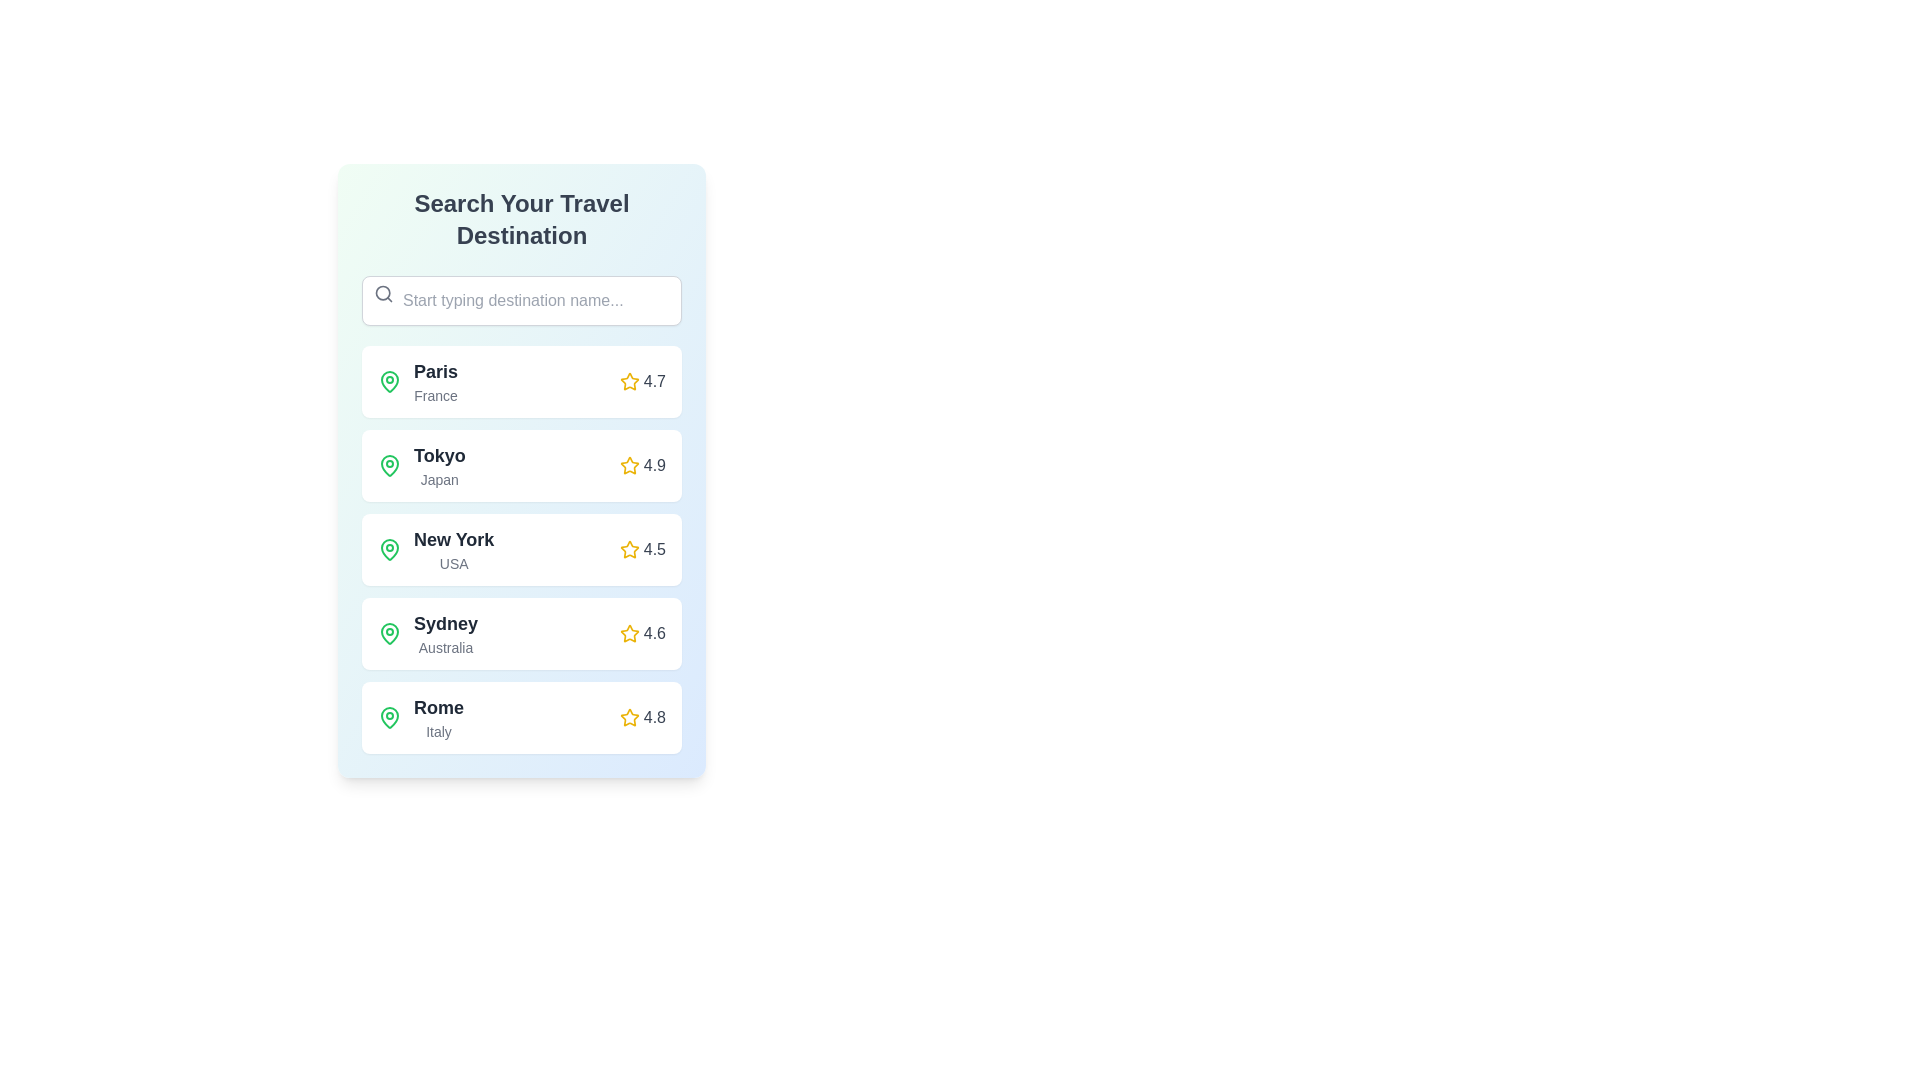  What do you see at coordinates (642, 381) in the screenshot?
I see `the rating indicator for the travel destination 'Paris, France', which consists of a star icon and a numeric value, located on the right-hand side of the list item` at bounding box center [642, 381].